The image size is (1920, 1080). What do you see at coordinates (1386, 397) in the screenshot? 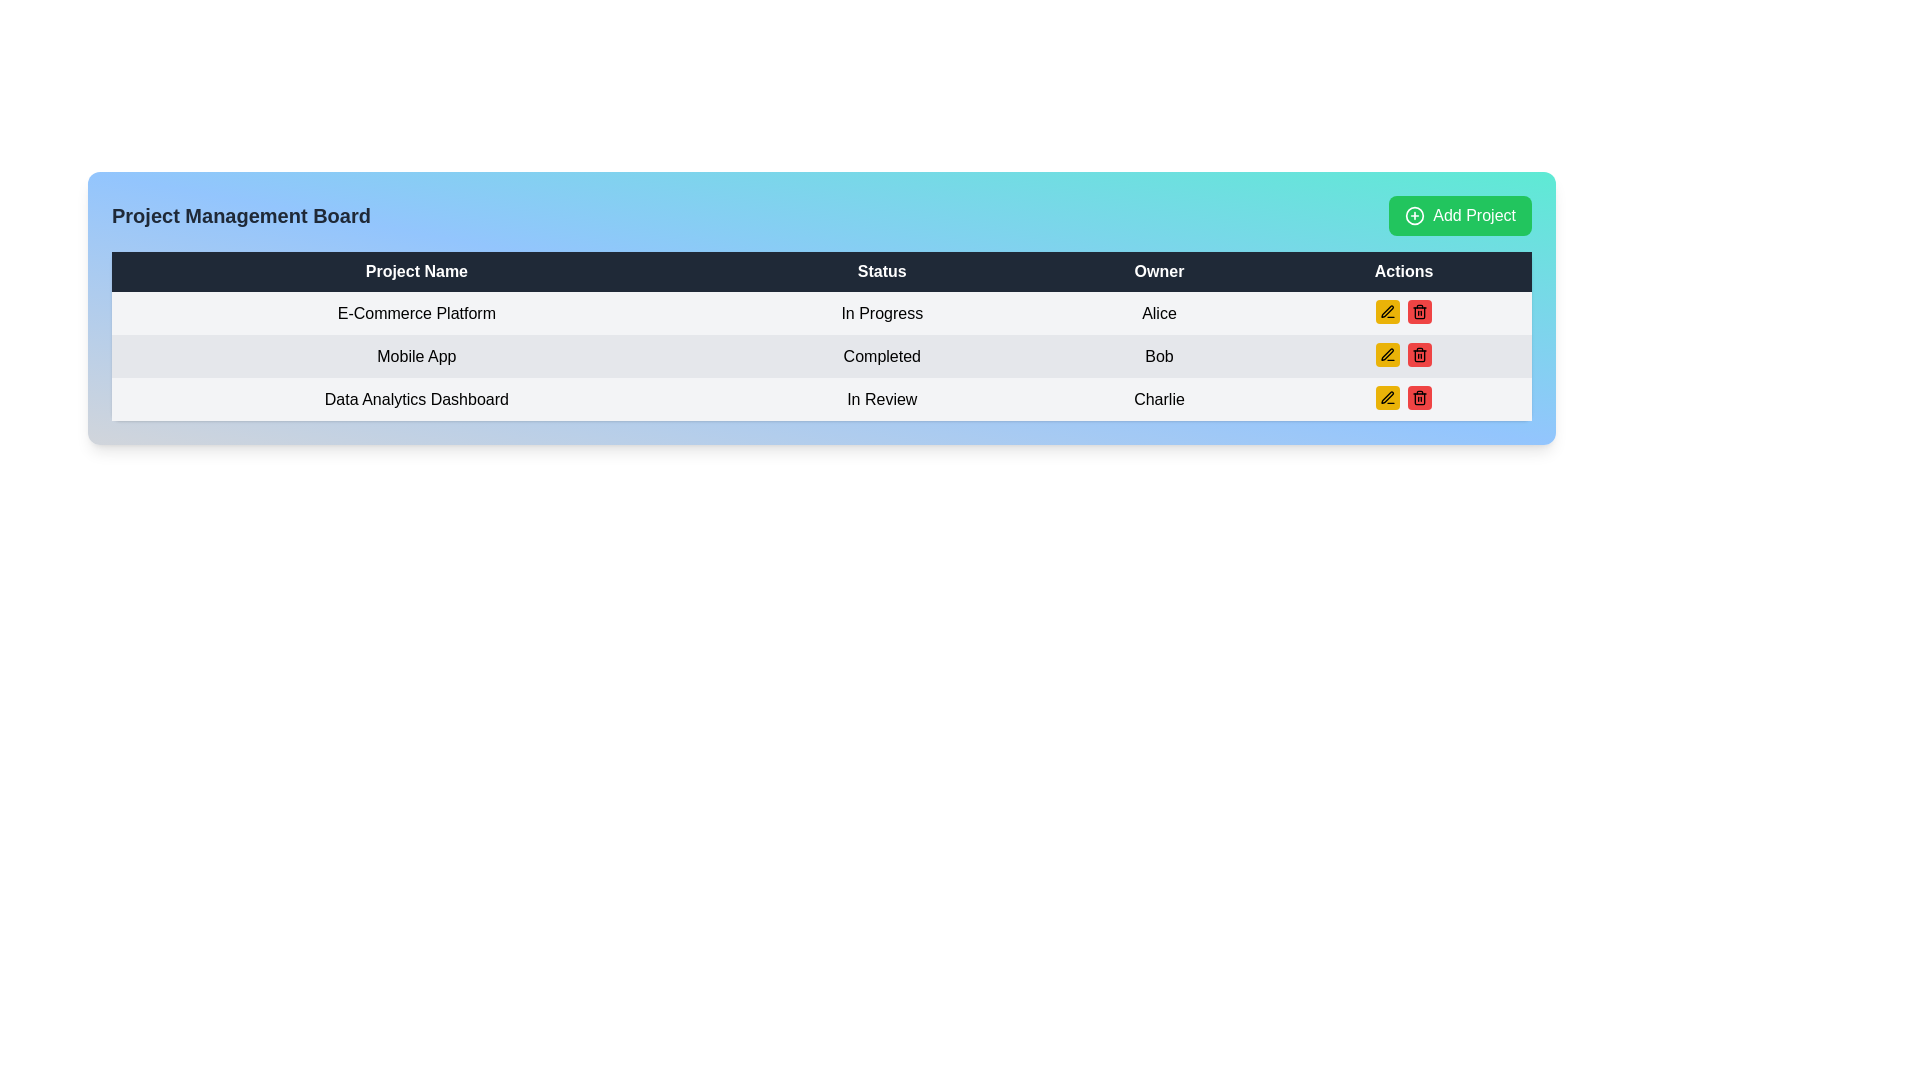
I see `the yellow pen icon button in the 'Actions' column of the 'Data Analytics Dashboard' row to initiate editing` at bounding box center [1386, 397].